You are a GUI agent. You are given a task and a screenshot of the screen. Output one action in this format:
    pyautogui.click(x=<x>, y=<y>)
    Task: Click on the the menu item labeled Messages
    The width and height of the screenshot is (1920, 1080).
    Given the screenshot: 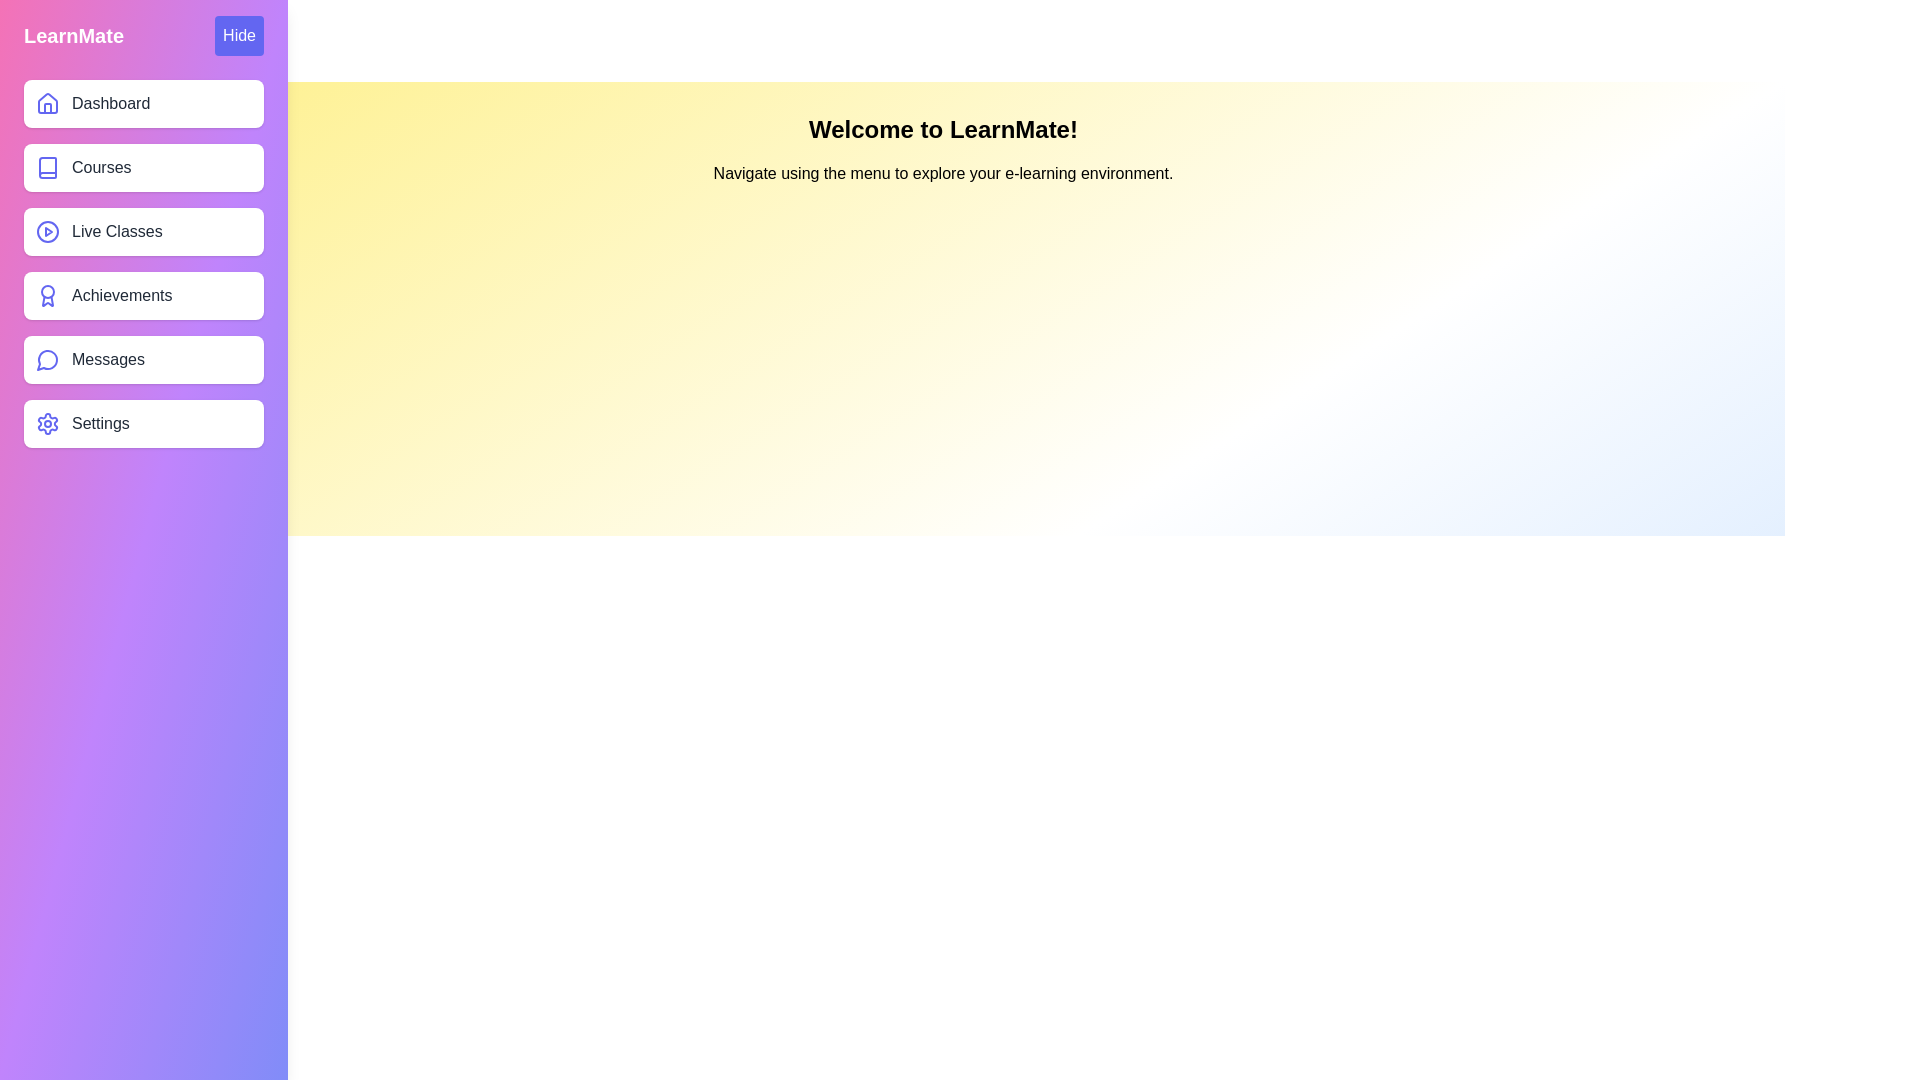 What is the action you would take?
    pyautogui.click(x=143, y=358)
    